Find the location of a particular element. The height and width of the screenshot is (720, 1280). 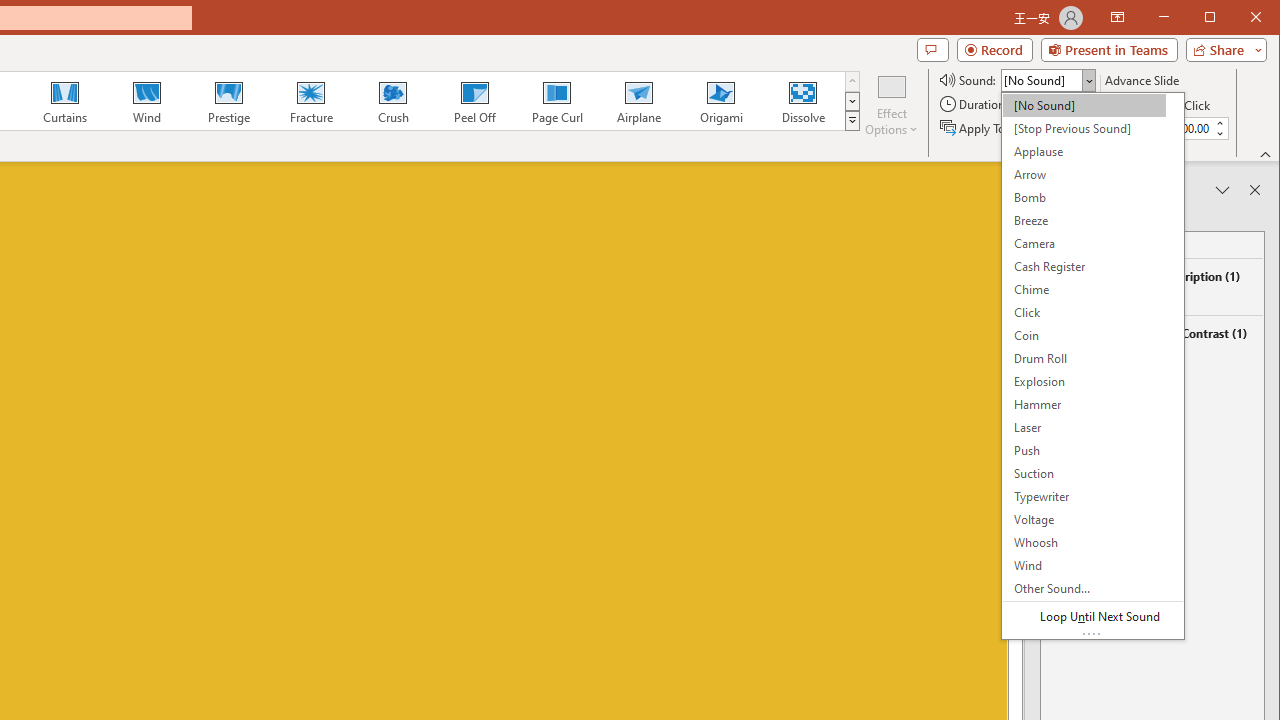

'Peel Off' is located at coordinates (473, 100).